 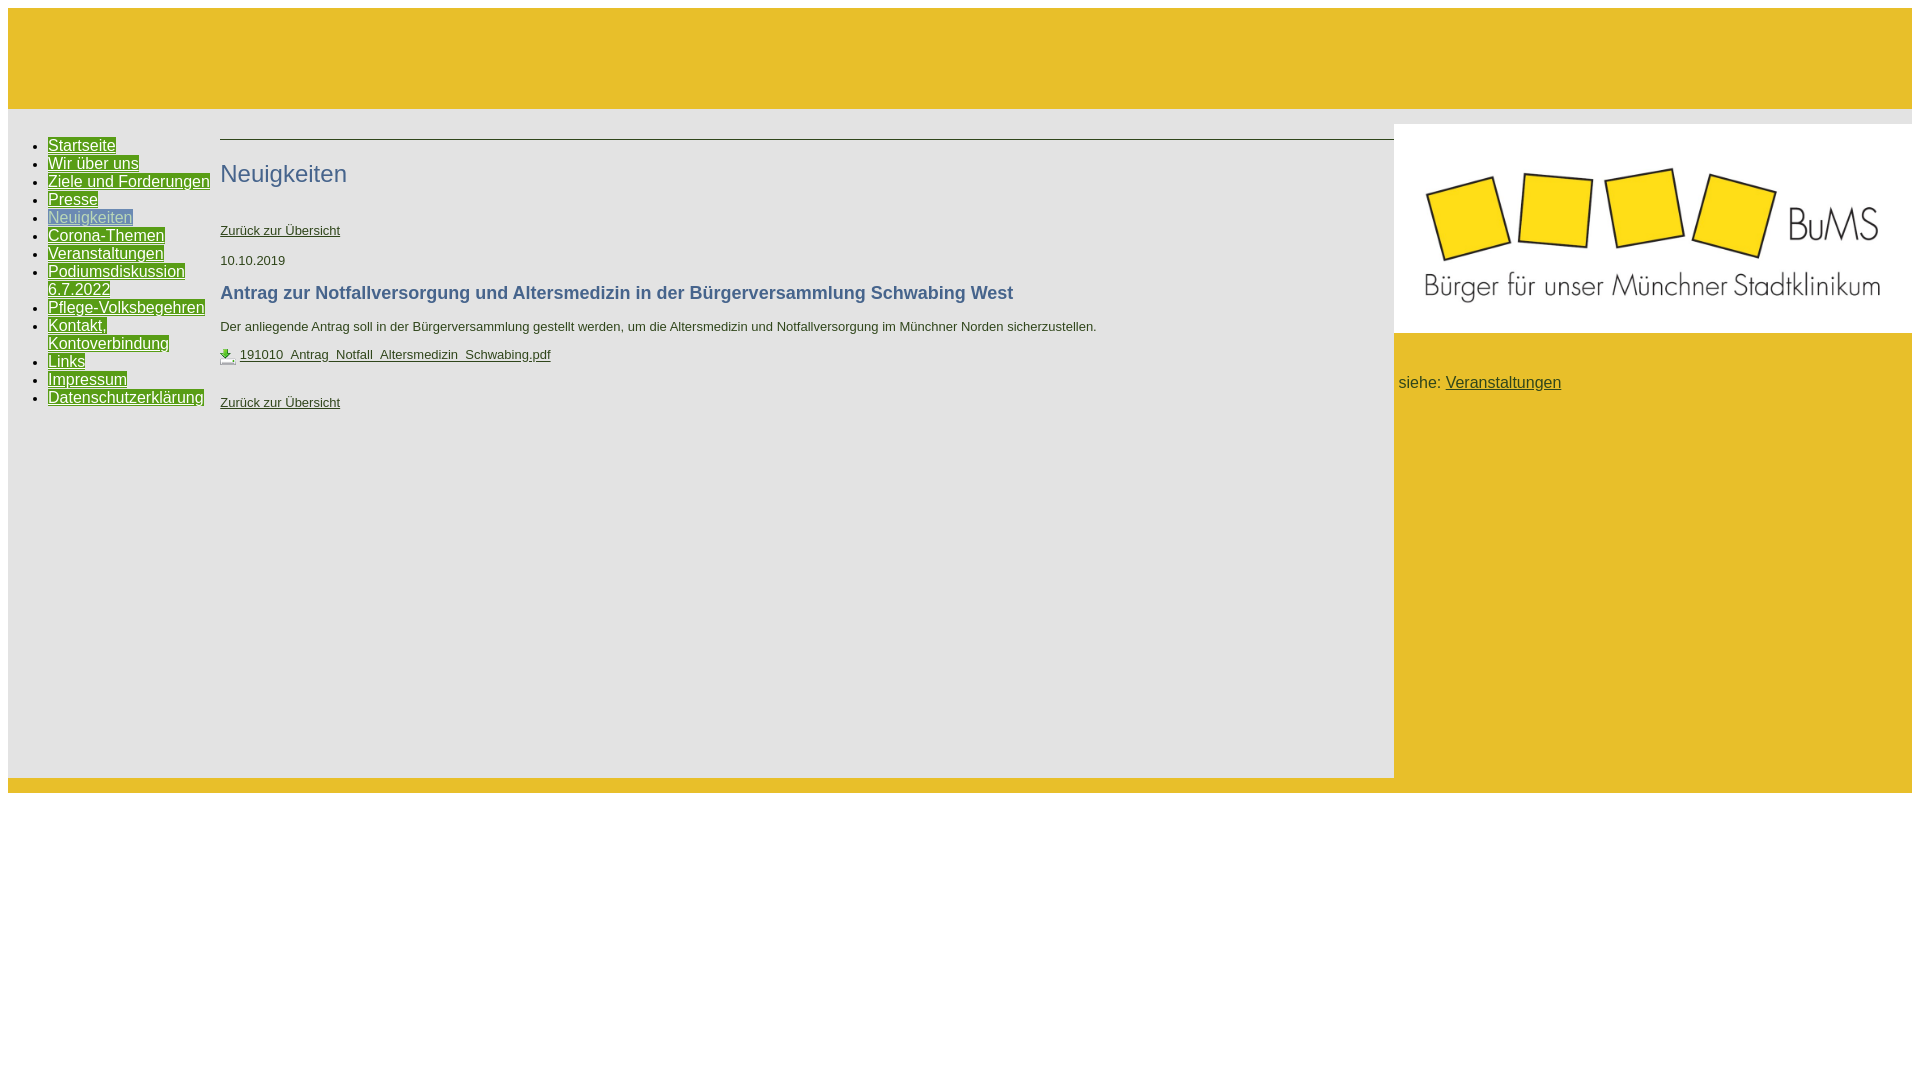 I want to click on 'Ziele und Forderungen', so click(x=128, y=181).